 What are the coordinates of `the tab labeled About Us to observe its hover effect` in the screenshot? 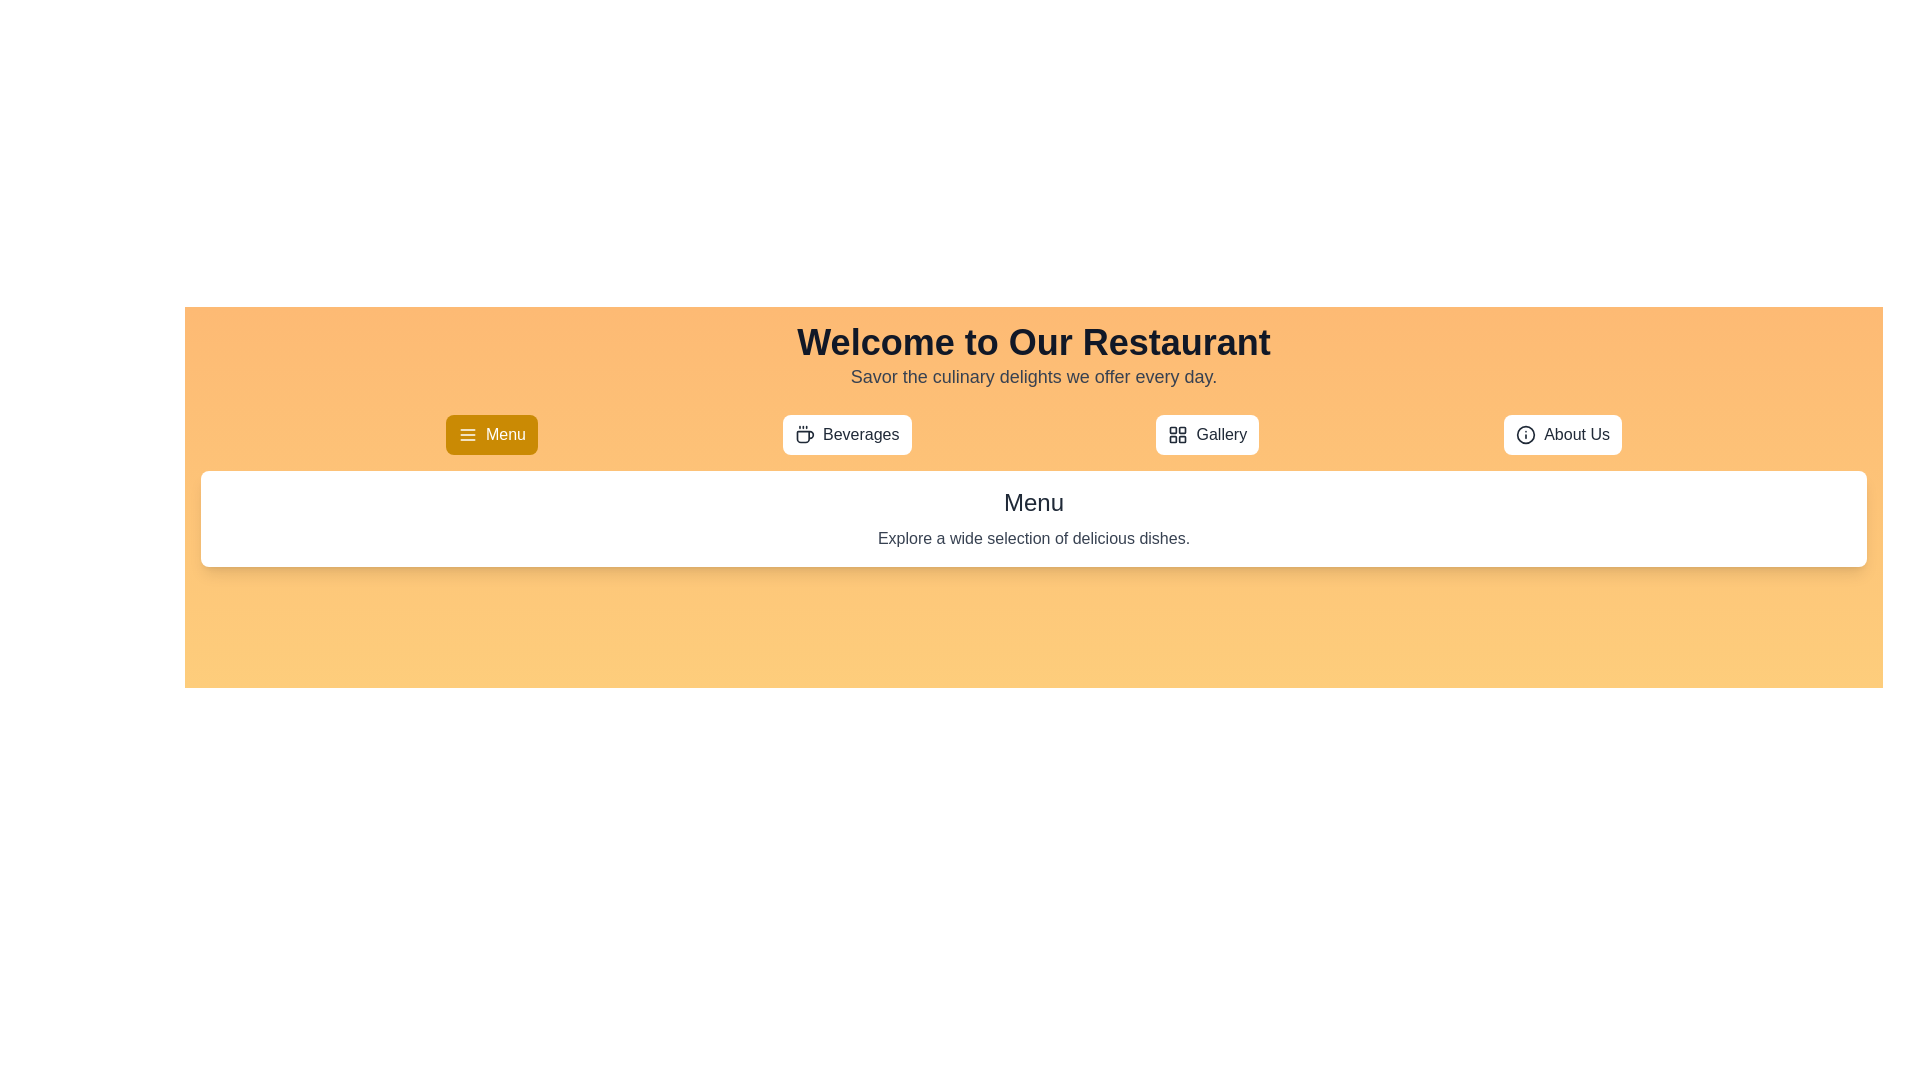 It's located at (1562, 434).